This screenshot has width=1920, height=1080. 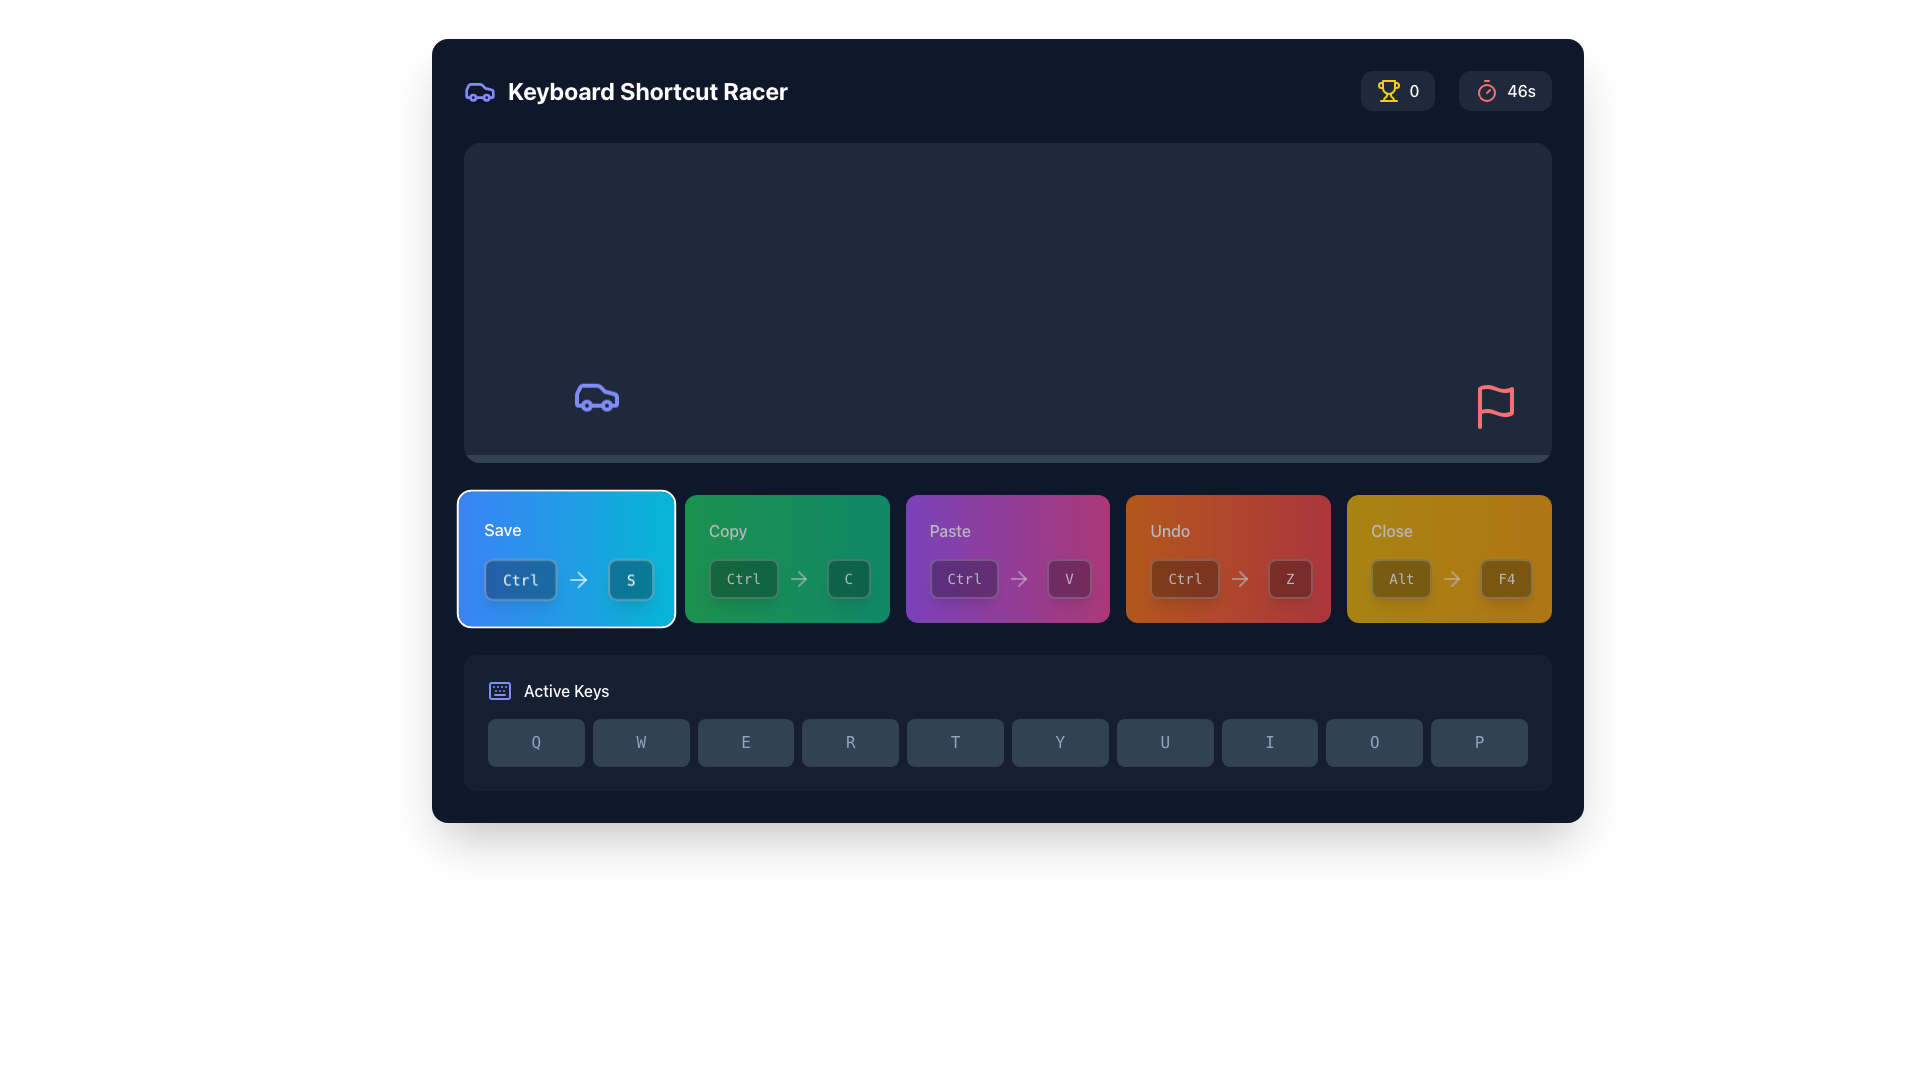 What do you see at coordinates (742, 578) in the screenshot?
I see `text of the 'Ctrl' label, which has a key-like styling and is located in the 'Copy' shortcut section, positioned to the left of the arrow icon` at bounding box center [742, 578].